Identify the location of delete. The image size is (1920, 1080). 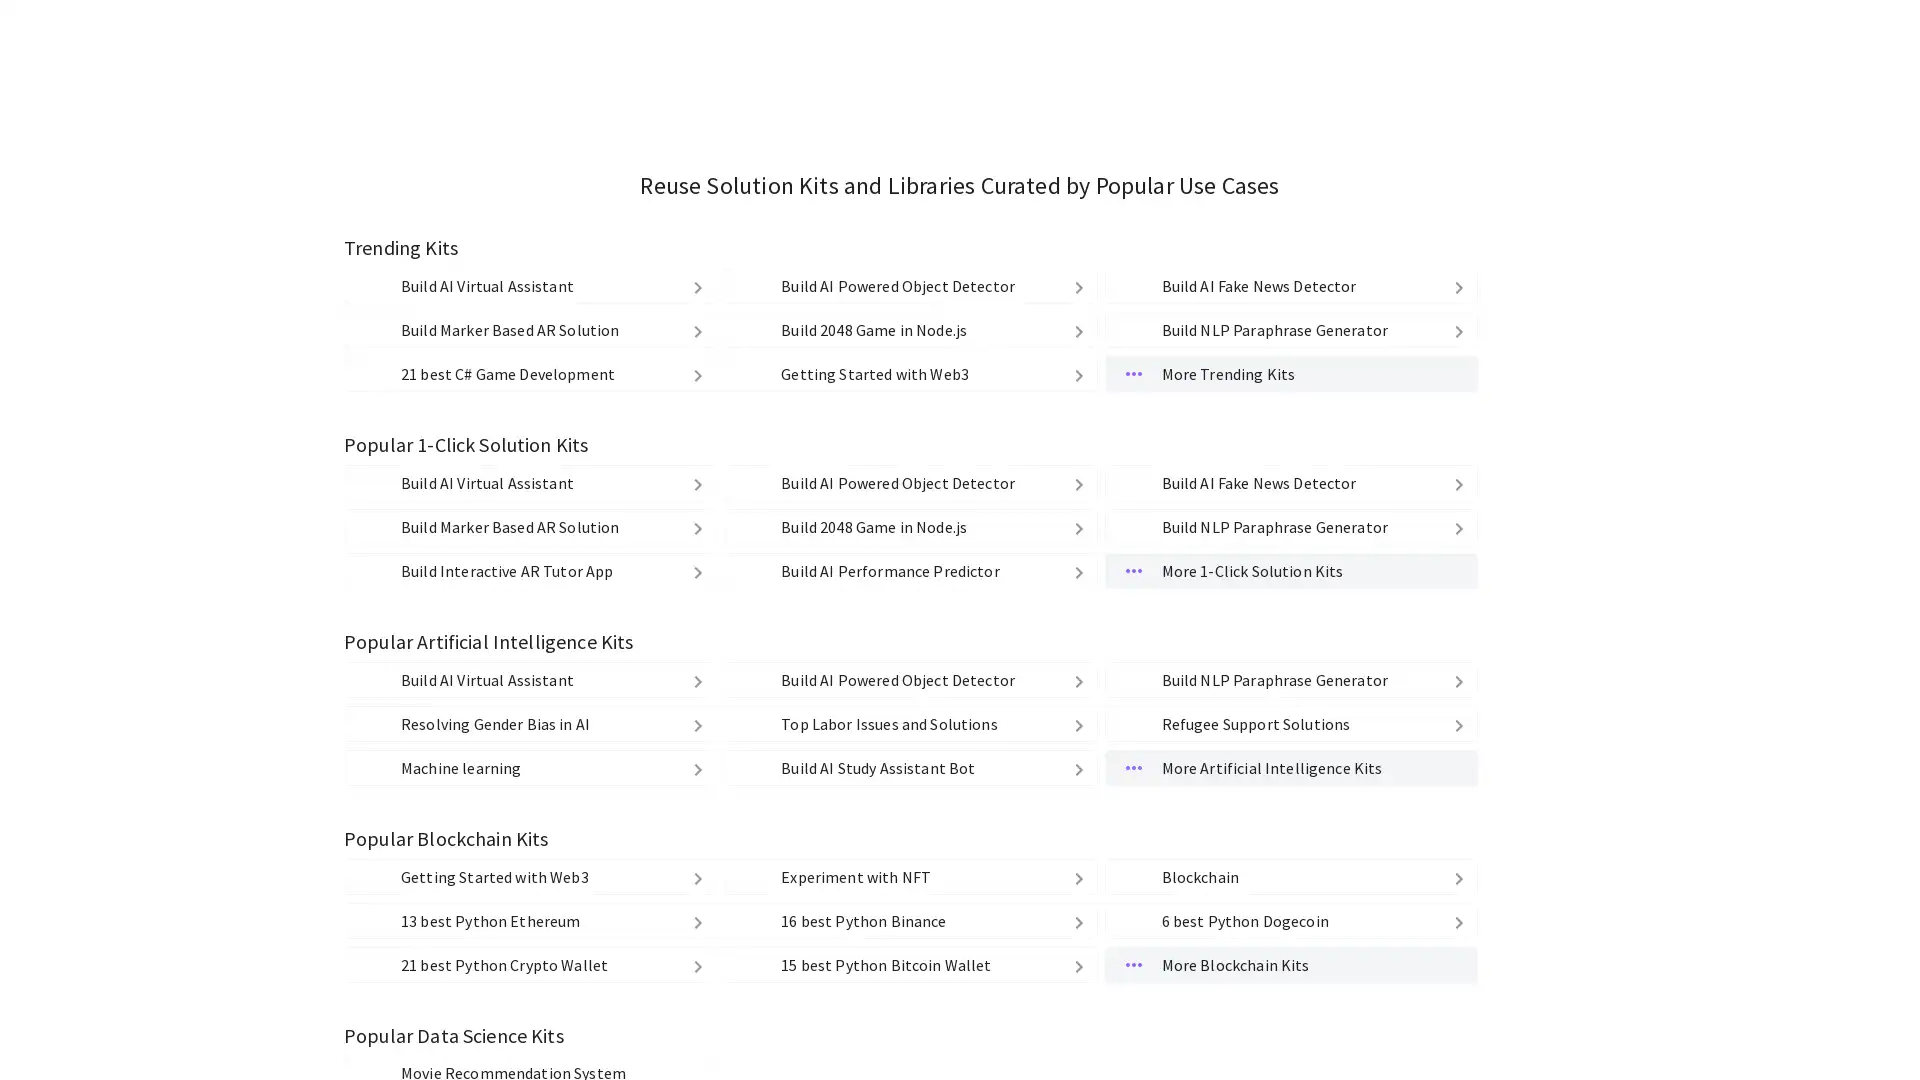
(682, 877).